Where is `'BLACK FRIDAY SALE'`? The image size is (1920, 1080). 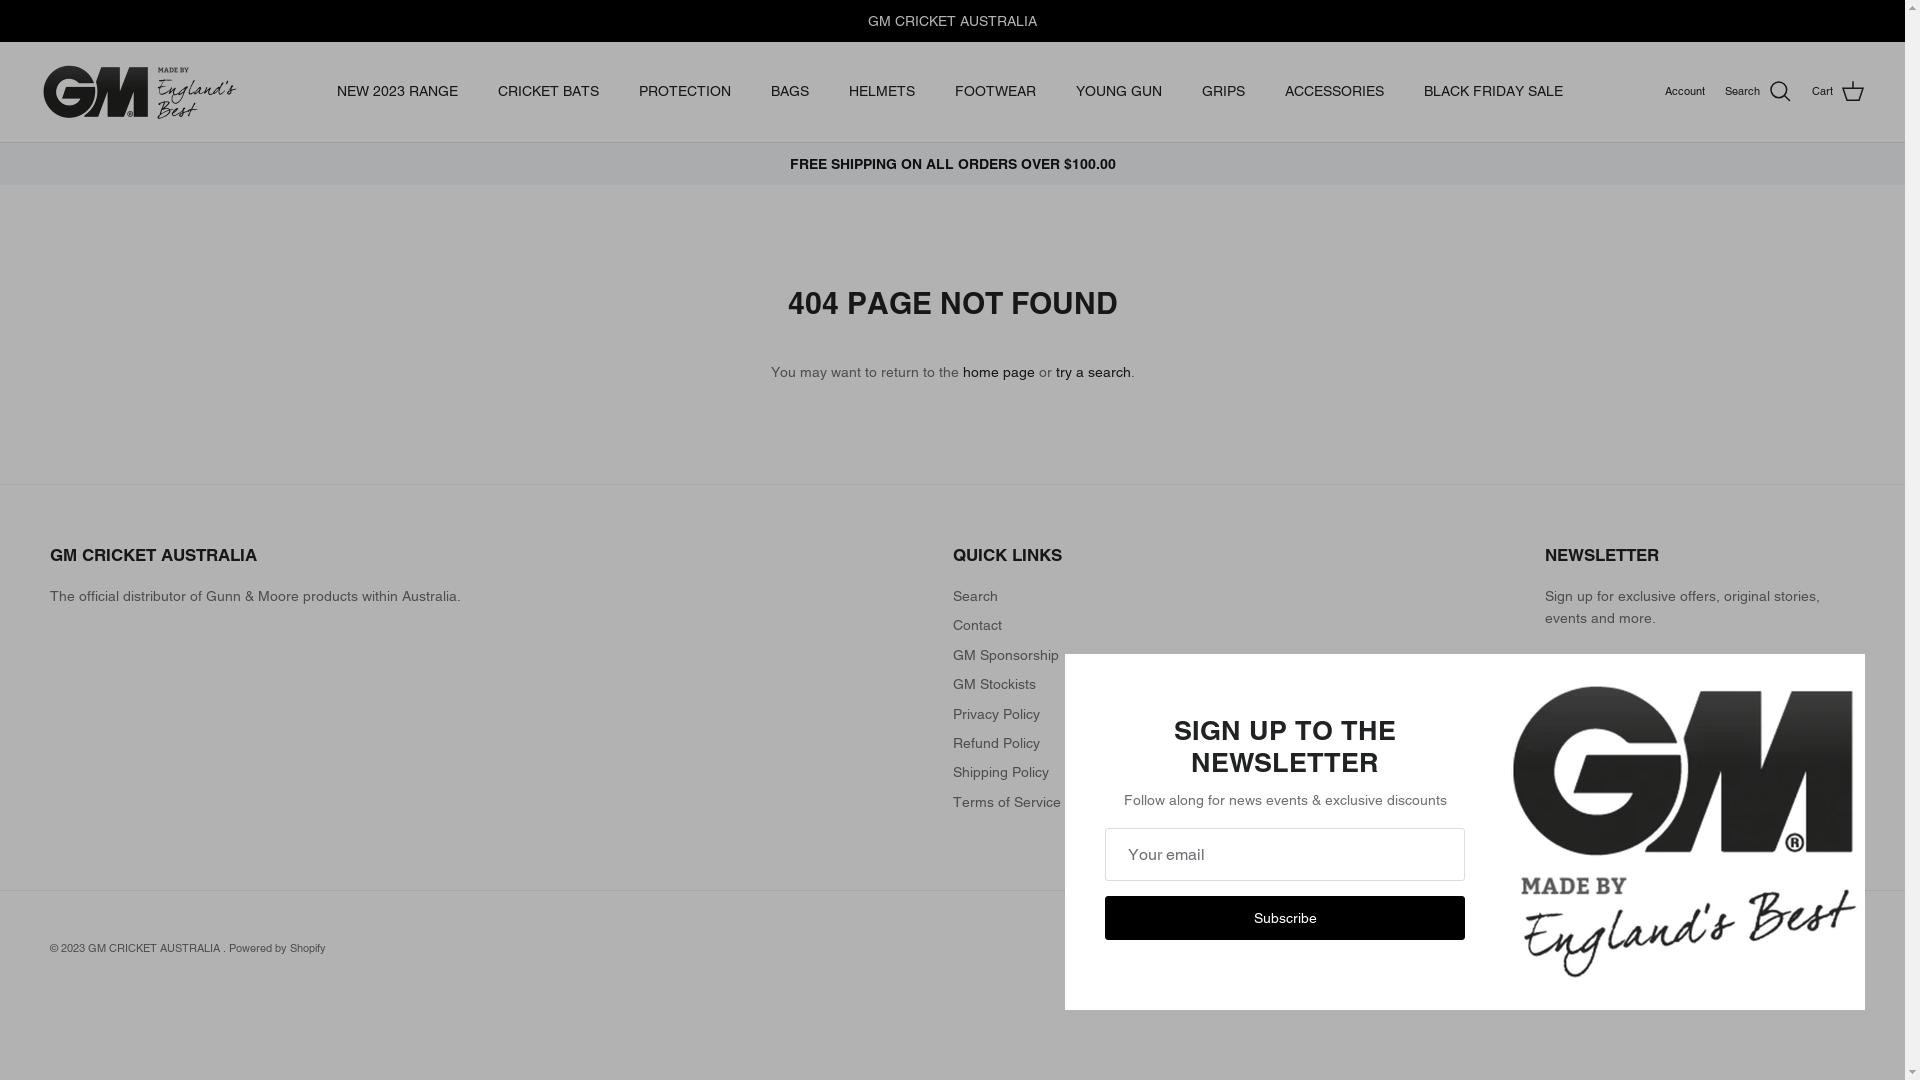
'BLACK FRIDAY SALE' is located at coordinates (1493, 91).